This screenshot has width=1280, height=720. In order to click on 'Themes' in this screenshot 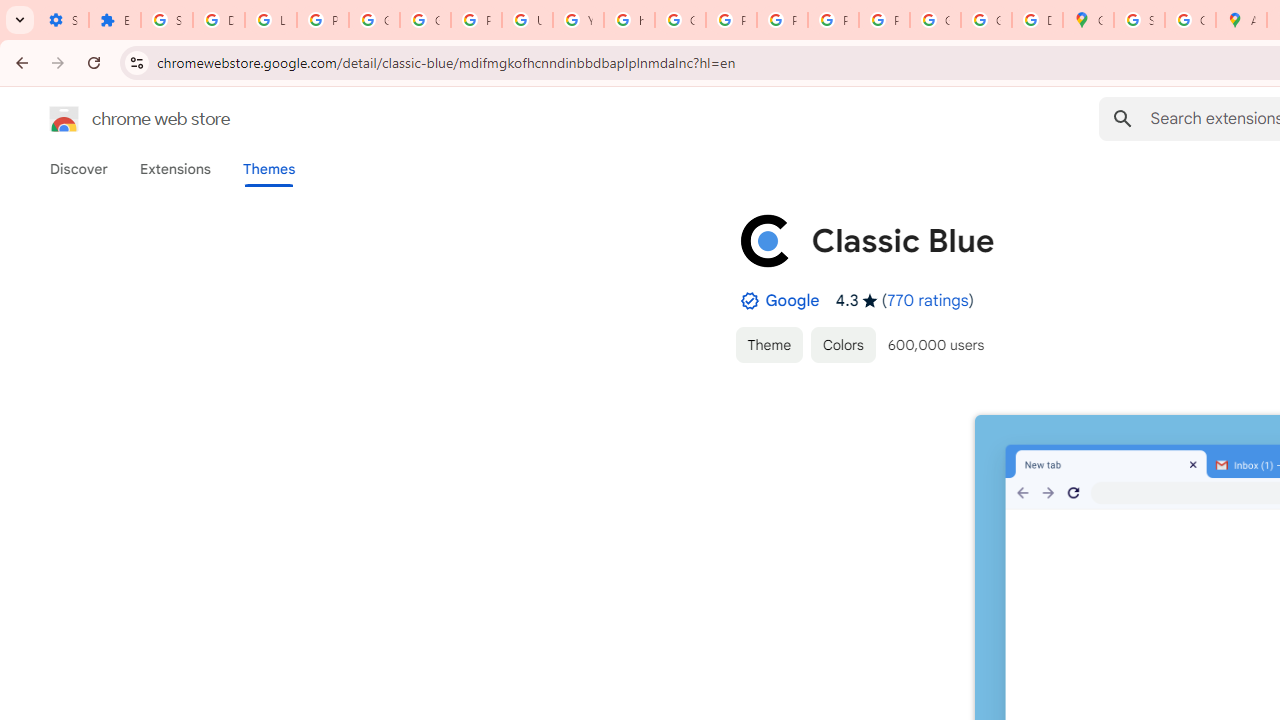, I will do `click(268, 168)`.